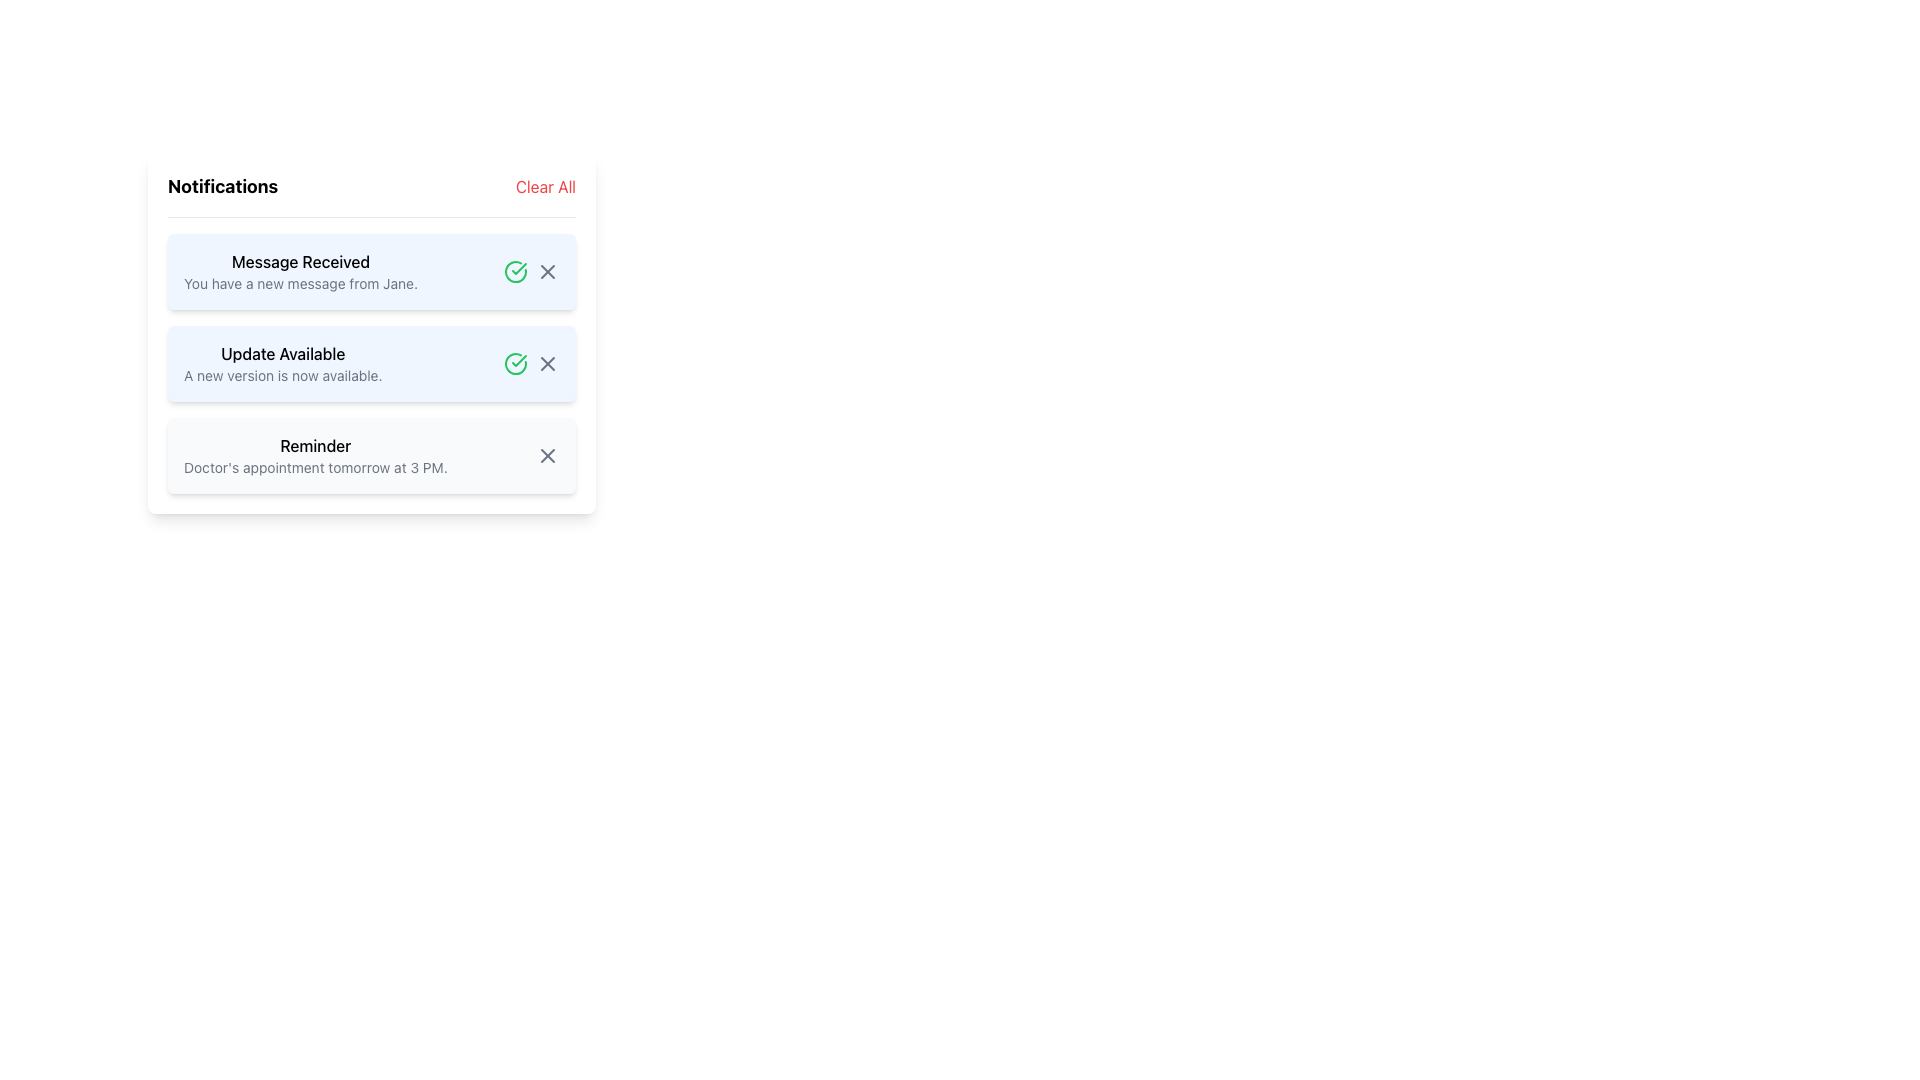 This screenshot has height=1080, width=1920. Describe the element at coordinates (223, 186) in the screenshot. I see `text content of the bold header labeled 'Notifications', which is positioned prominently at the top-left corner of the notification panel` at that location.